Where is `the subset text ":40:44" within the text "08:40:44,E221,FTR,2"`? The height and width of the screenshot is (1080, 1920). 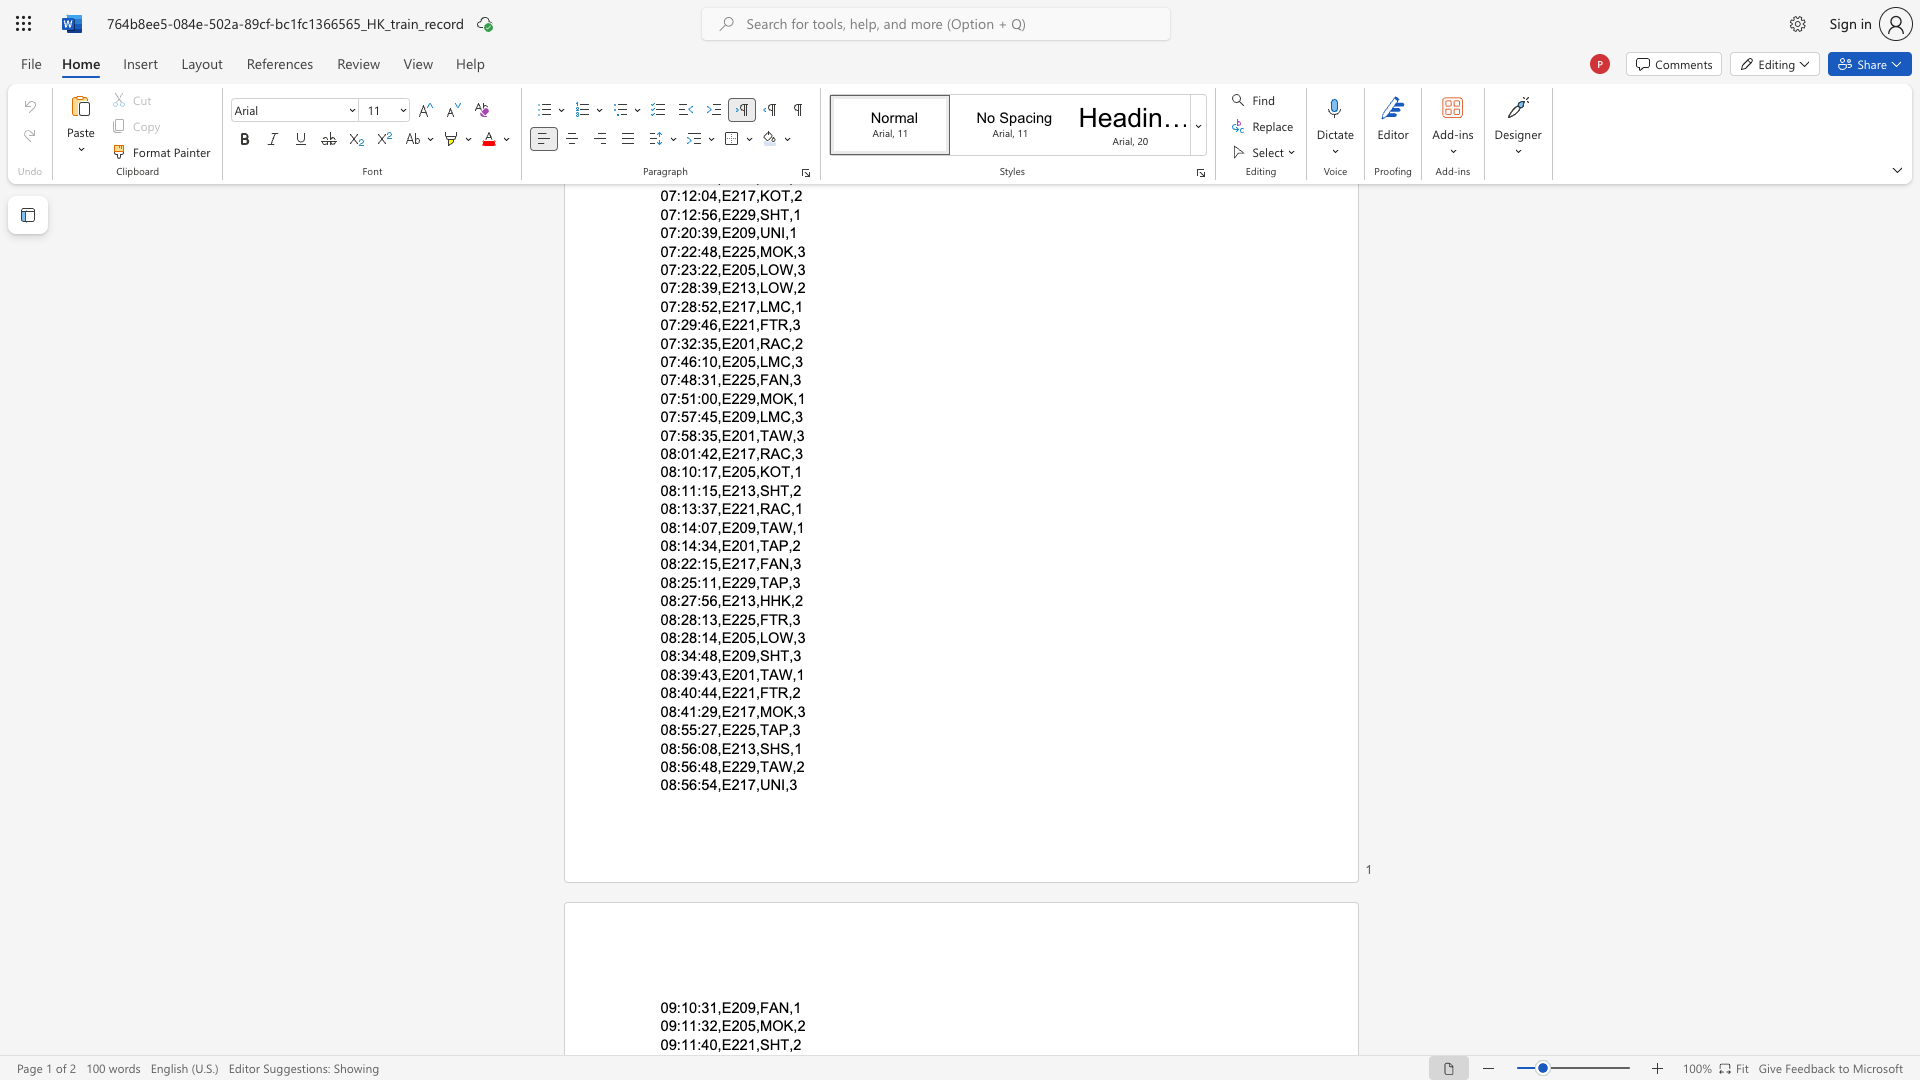 the subset text ":40:44" within the text "08:40:44,E221,FTR,2" is located at coordinates (676, 692).